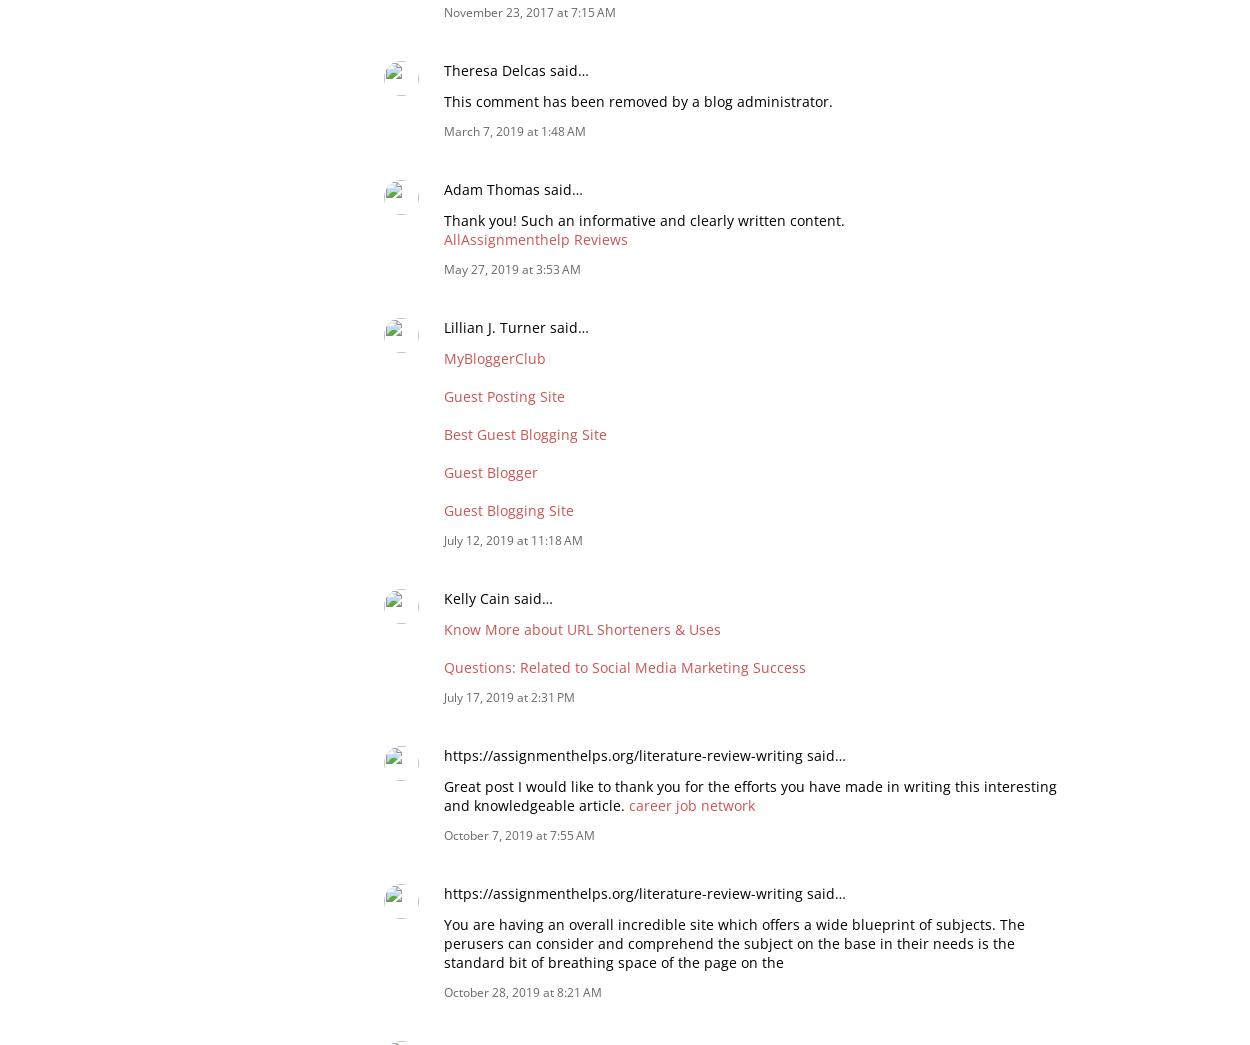  I want to click on 'Adam Thomas', so click(491, 188).